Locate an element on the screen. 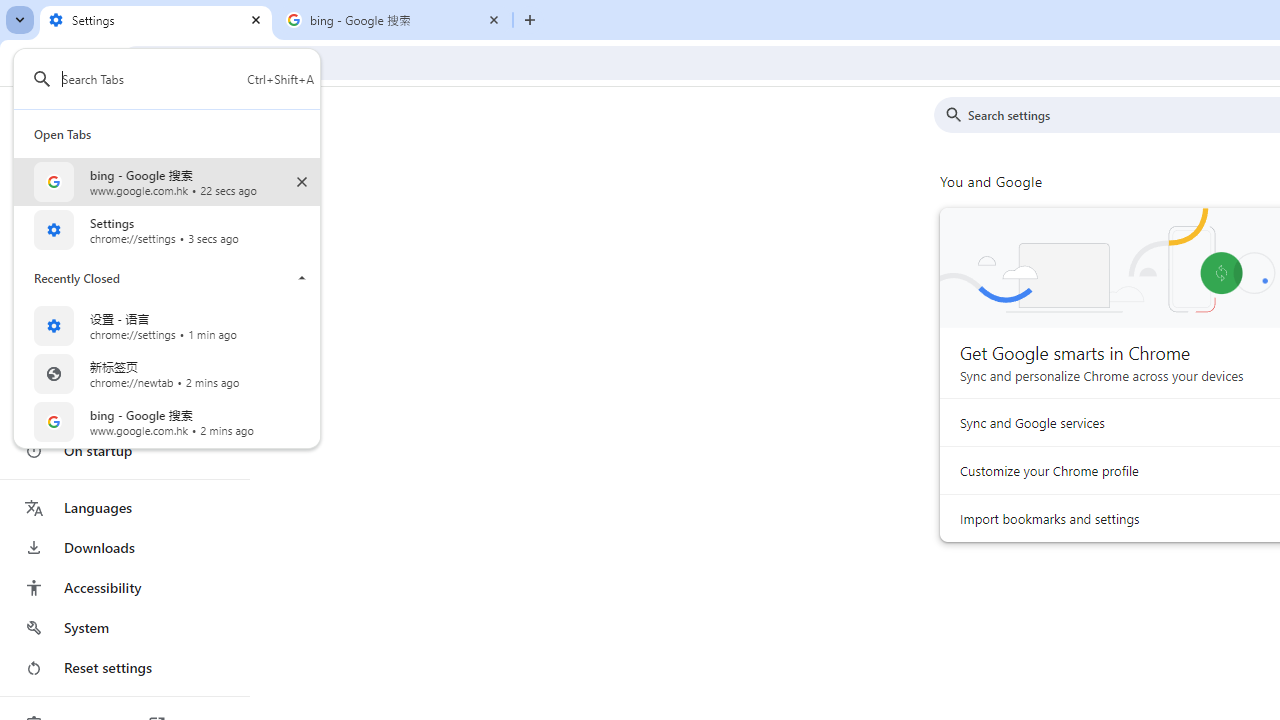 Image resolution: width=1280 pixels, height=720 pixels. 'Search Tabs Ctrl+Shift+A Found 5 Tabs' is located at coordinates (187, 77).